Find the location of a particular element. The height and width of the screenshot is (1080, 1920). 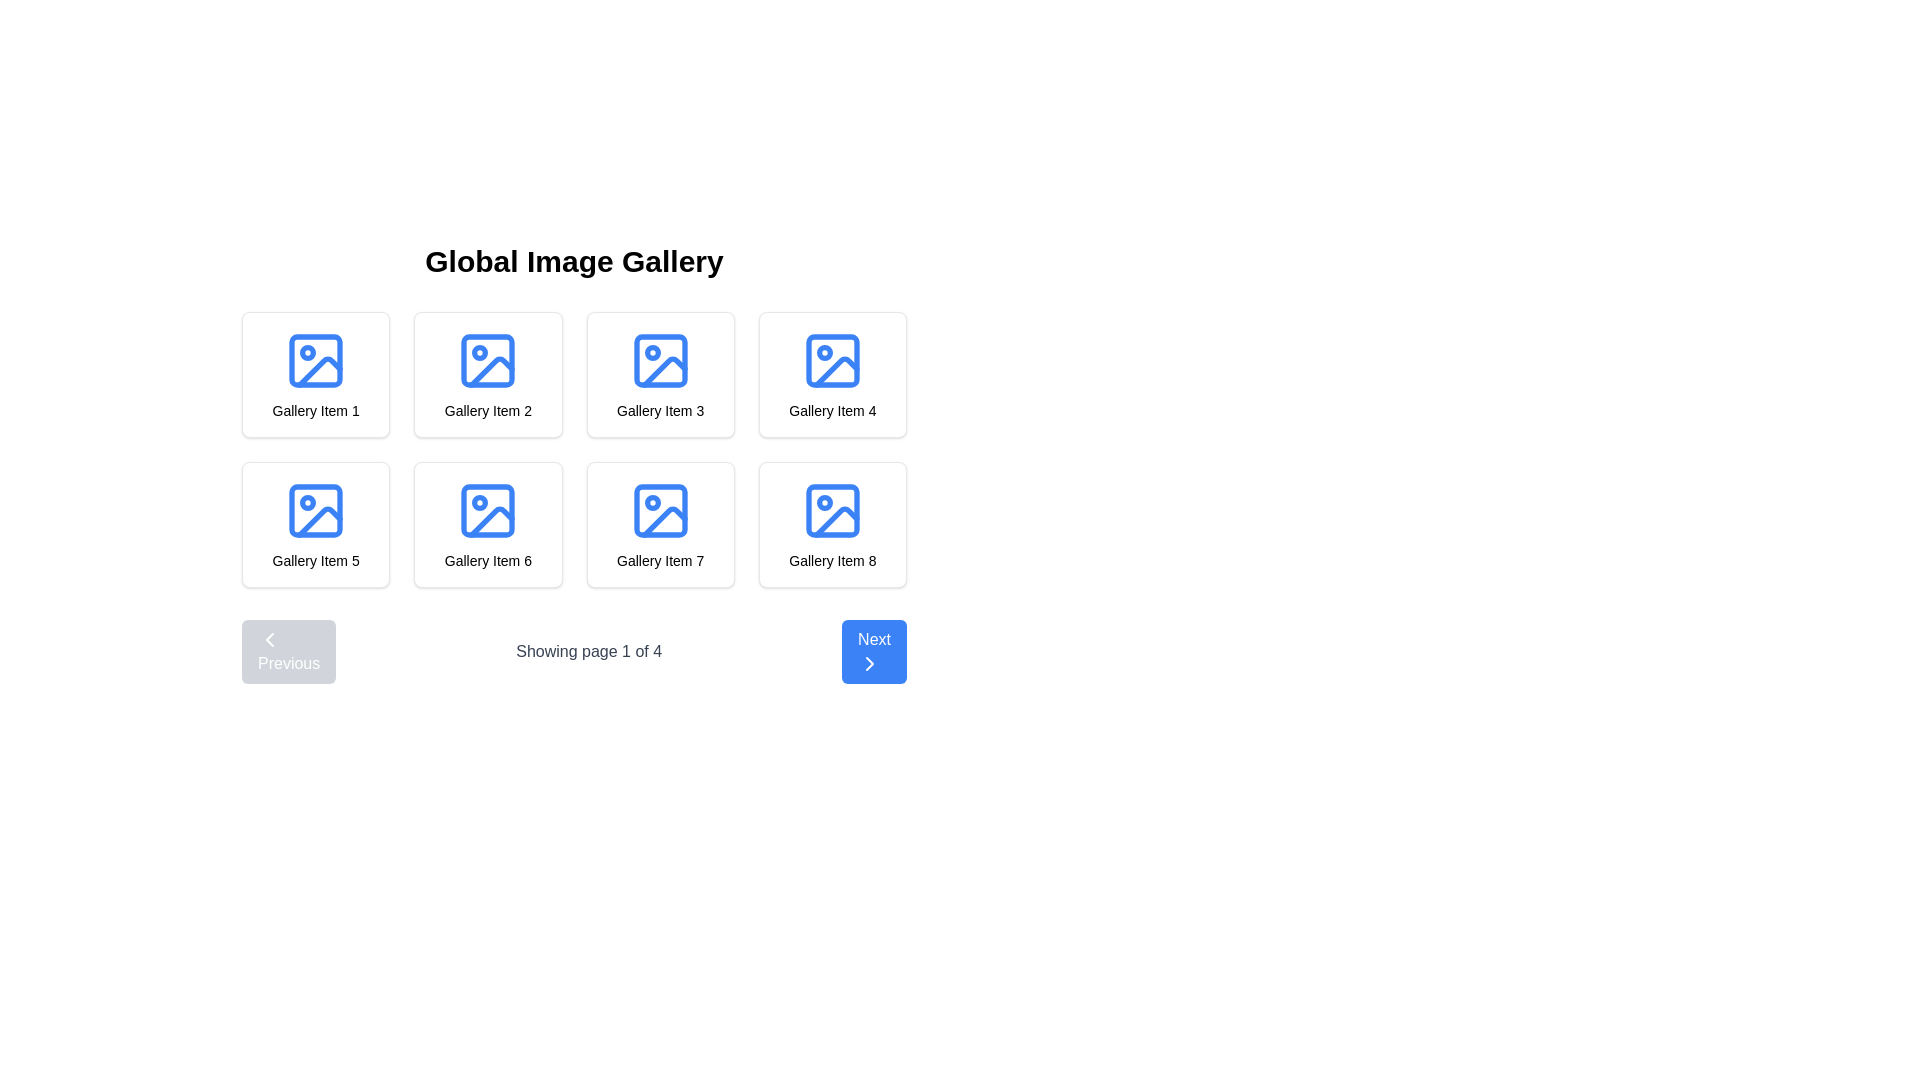

the text label displaying 'Gallery Item 7', which is styled in a small font and located in the bottom center of the seventh cell in the gallery grid is located at coordinates (660, 560).